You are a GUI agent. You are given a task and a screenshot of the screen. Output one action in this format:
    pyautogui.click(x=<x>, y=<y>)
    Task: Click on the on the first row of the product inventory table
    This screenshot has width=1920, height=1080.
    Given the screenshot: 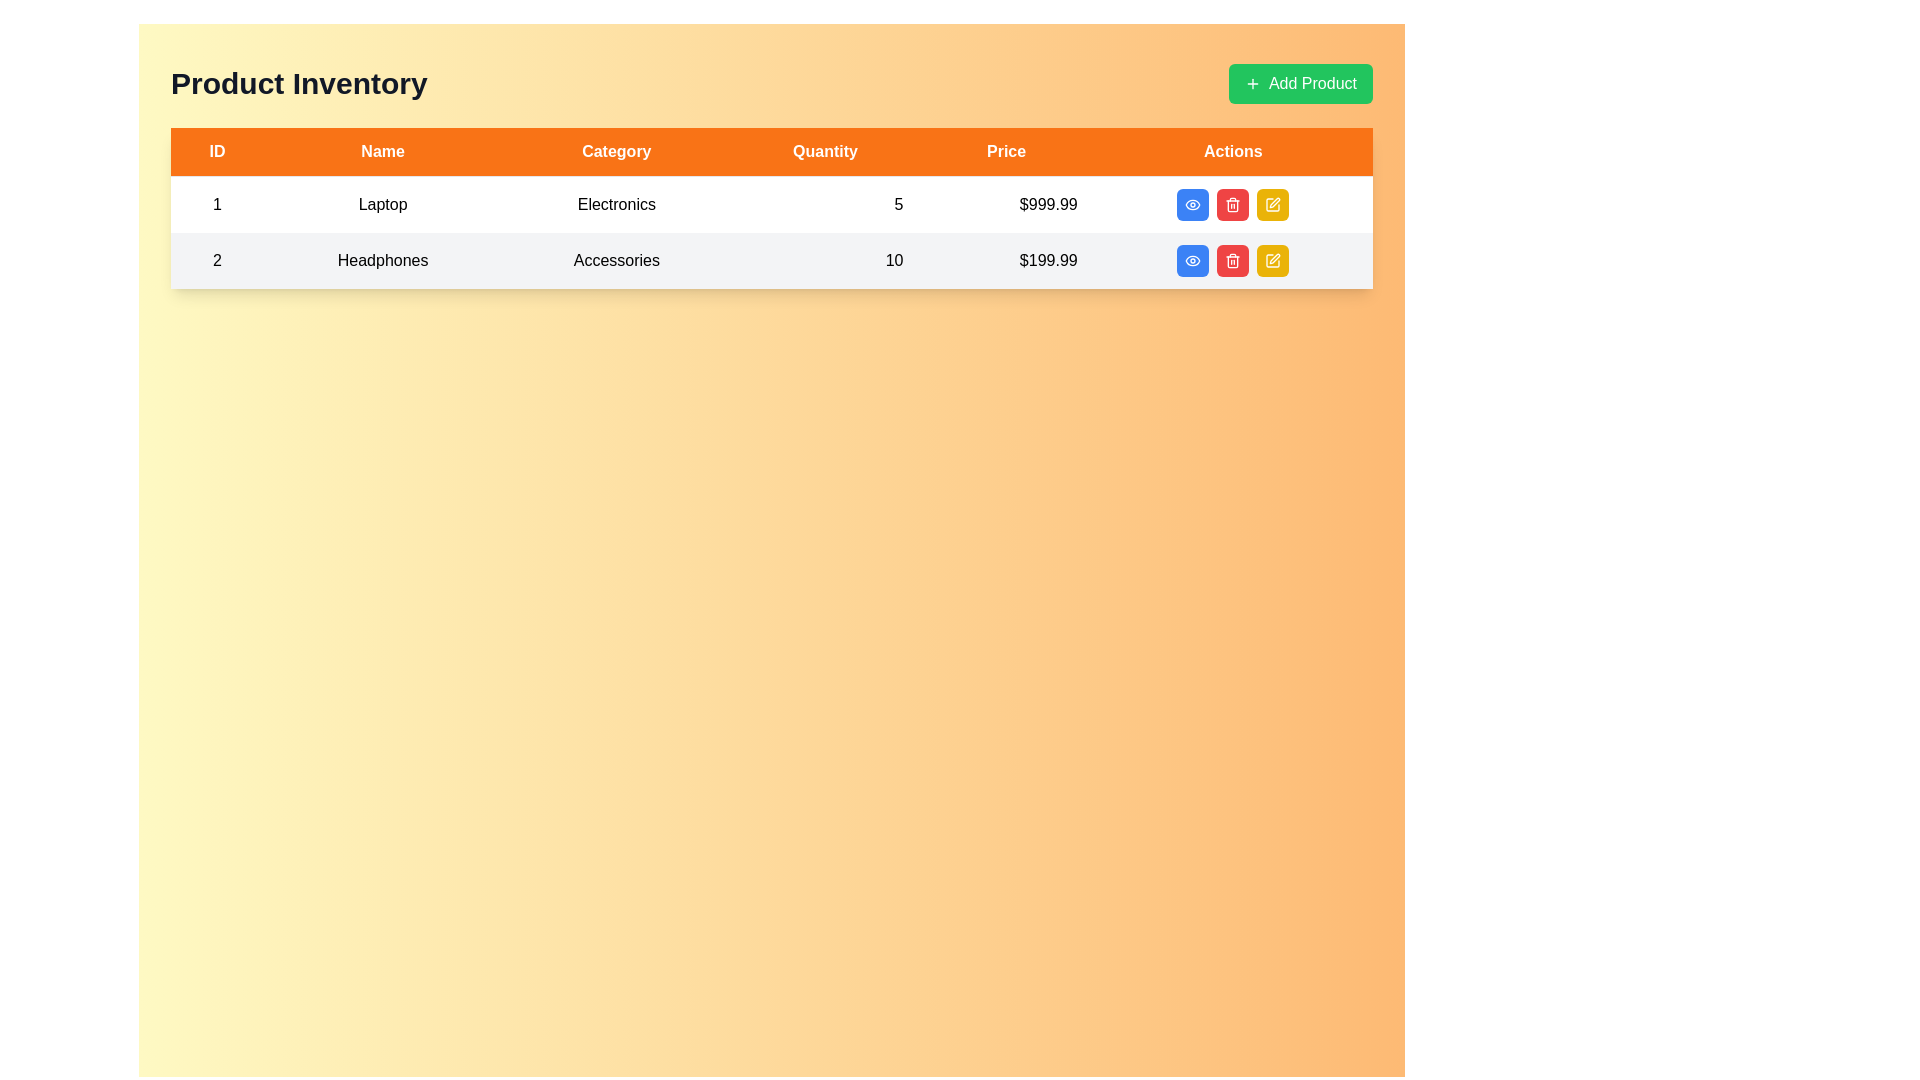 What is the action you would take?
    pyautogui.click(x=771, y=204)
    